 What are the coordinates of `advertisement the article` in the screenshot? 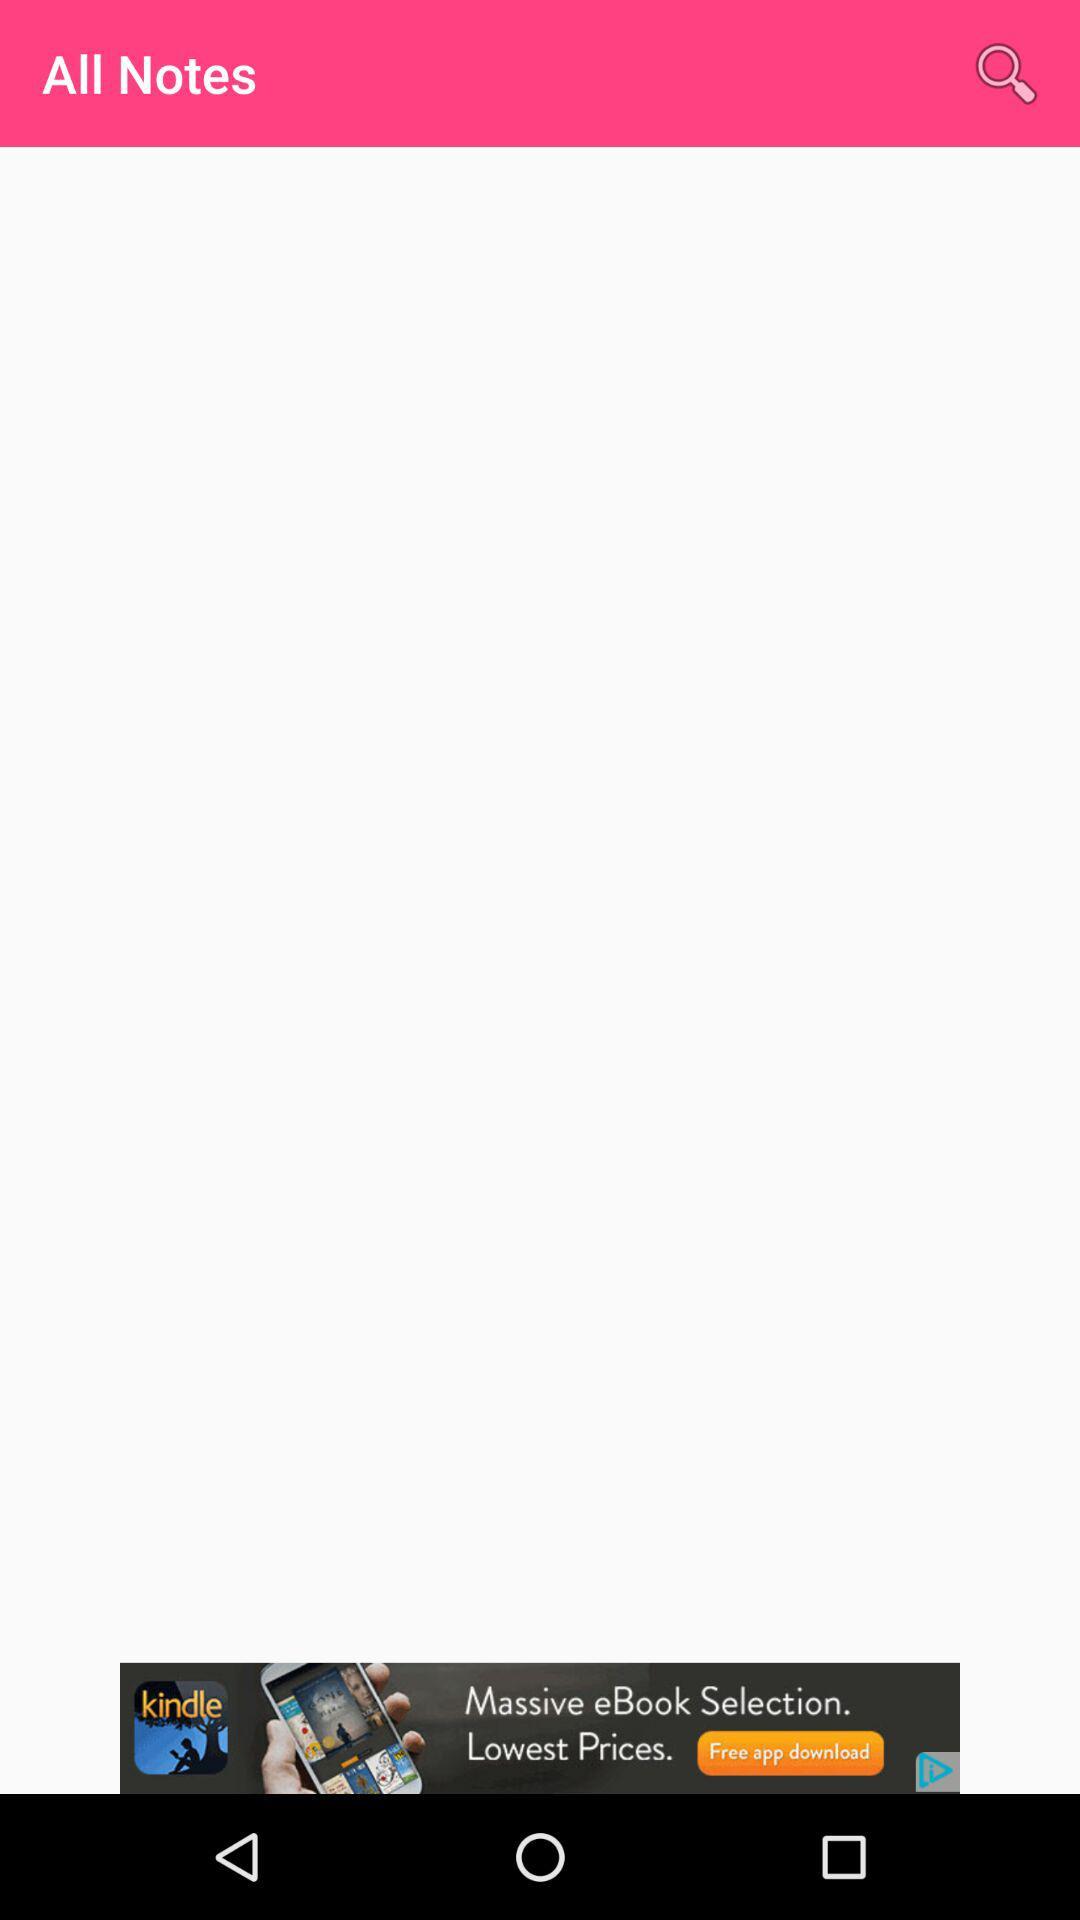 It's located at (540, 1727).